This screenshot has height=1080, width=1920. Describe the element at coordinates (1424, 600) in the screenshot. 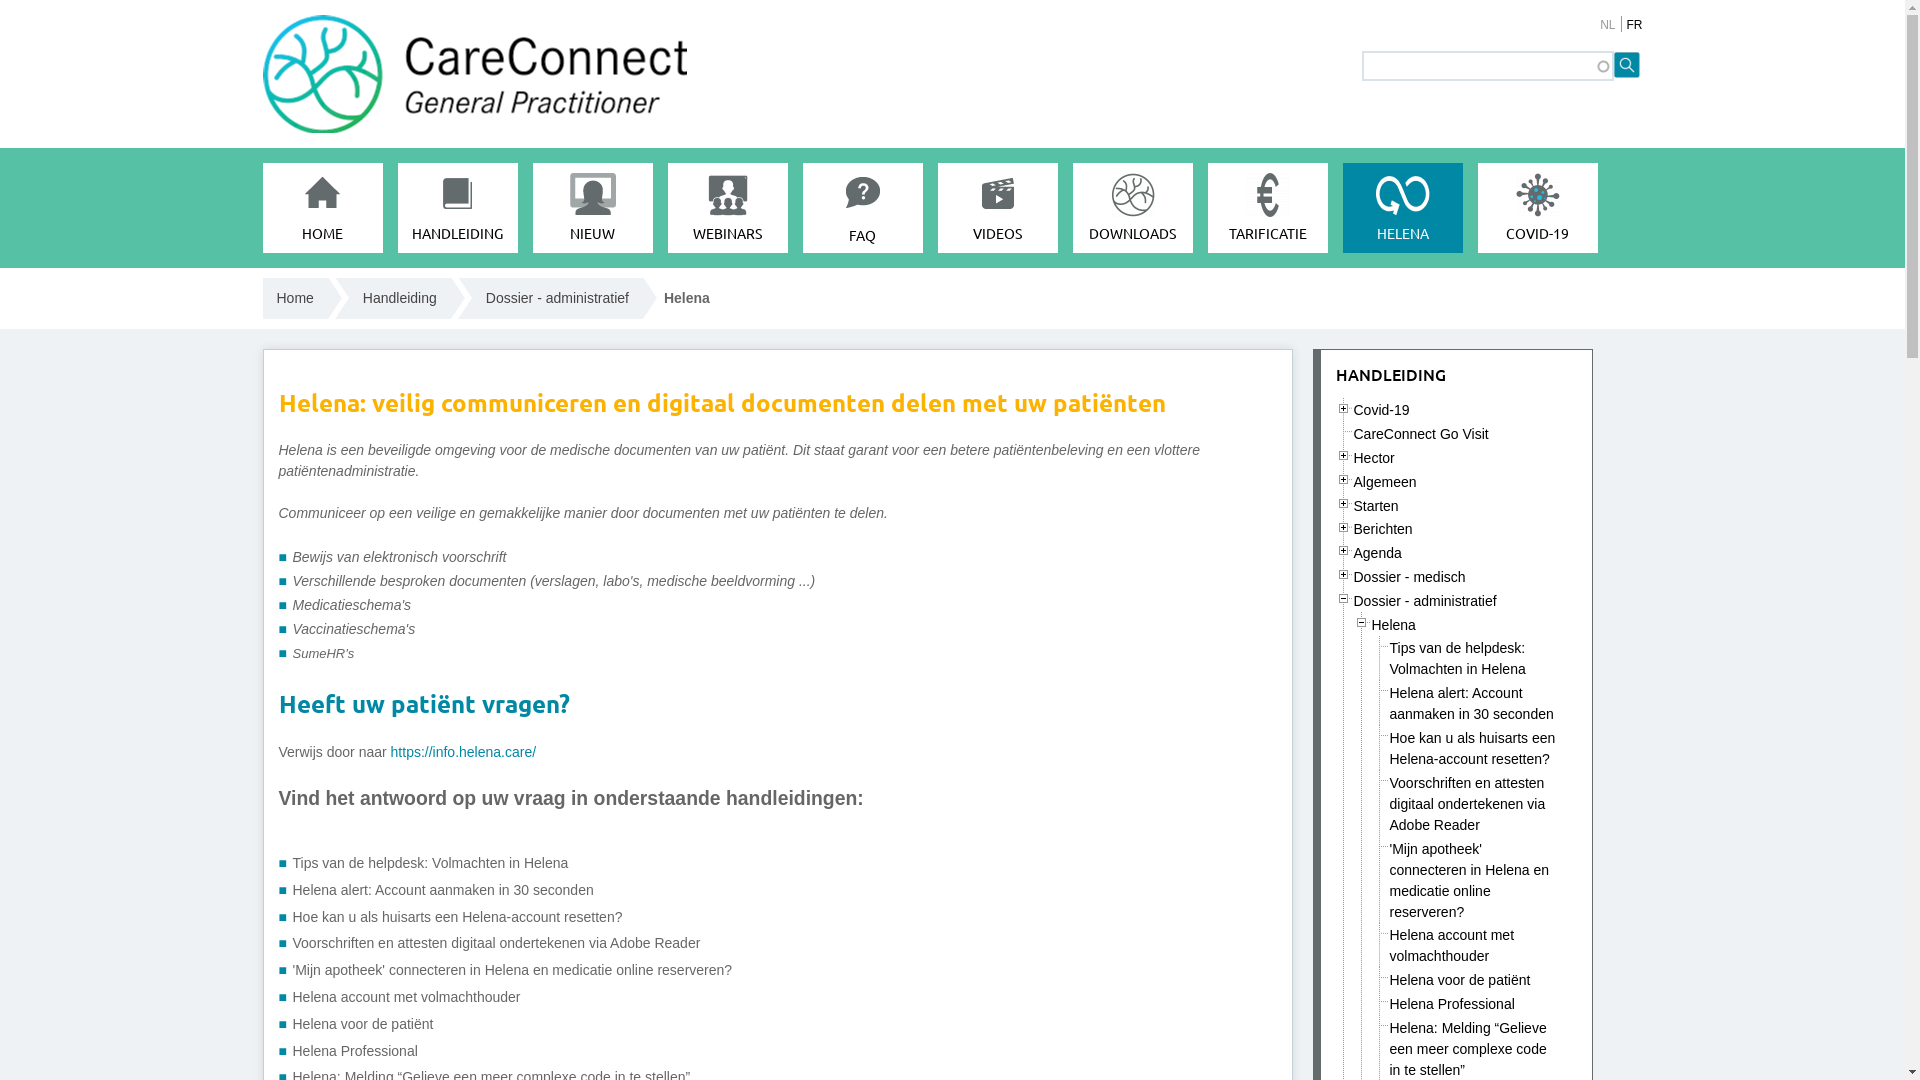

I see `'Dossier - administratief'` at that location.